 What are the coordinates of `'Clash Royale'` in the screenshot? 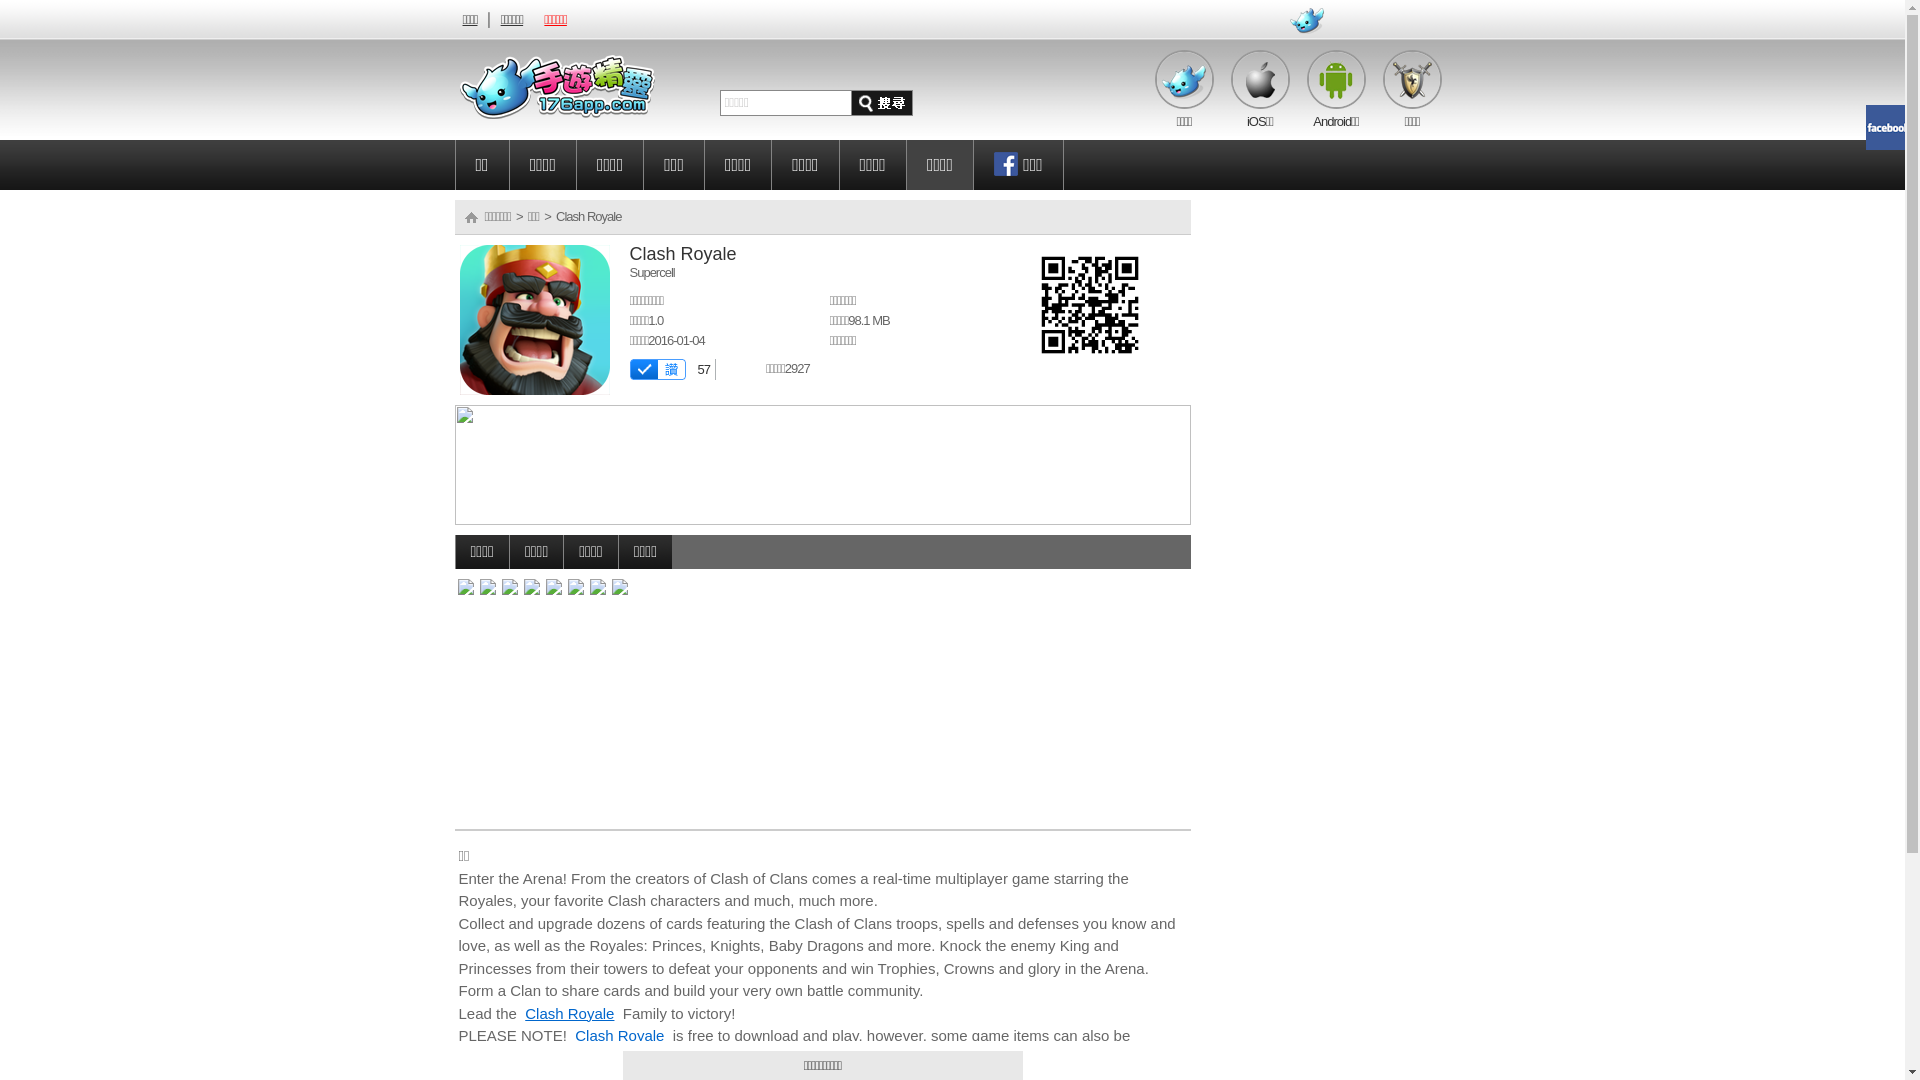 It's located at (618, 1035).